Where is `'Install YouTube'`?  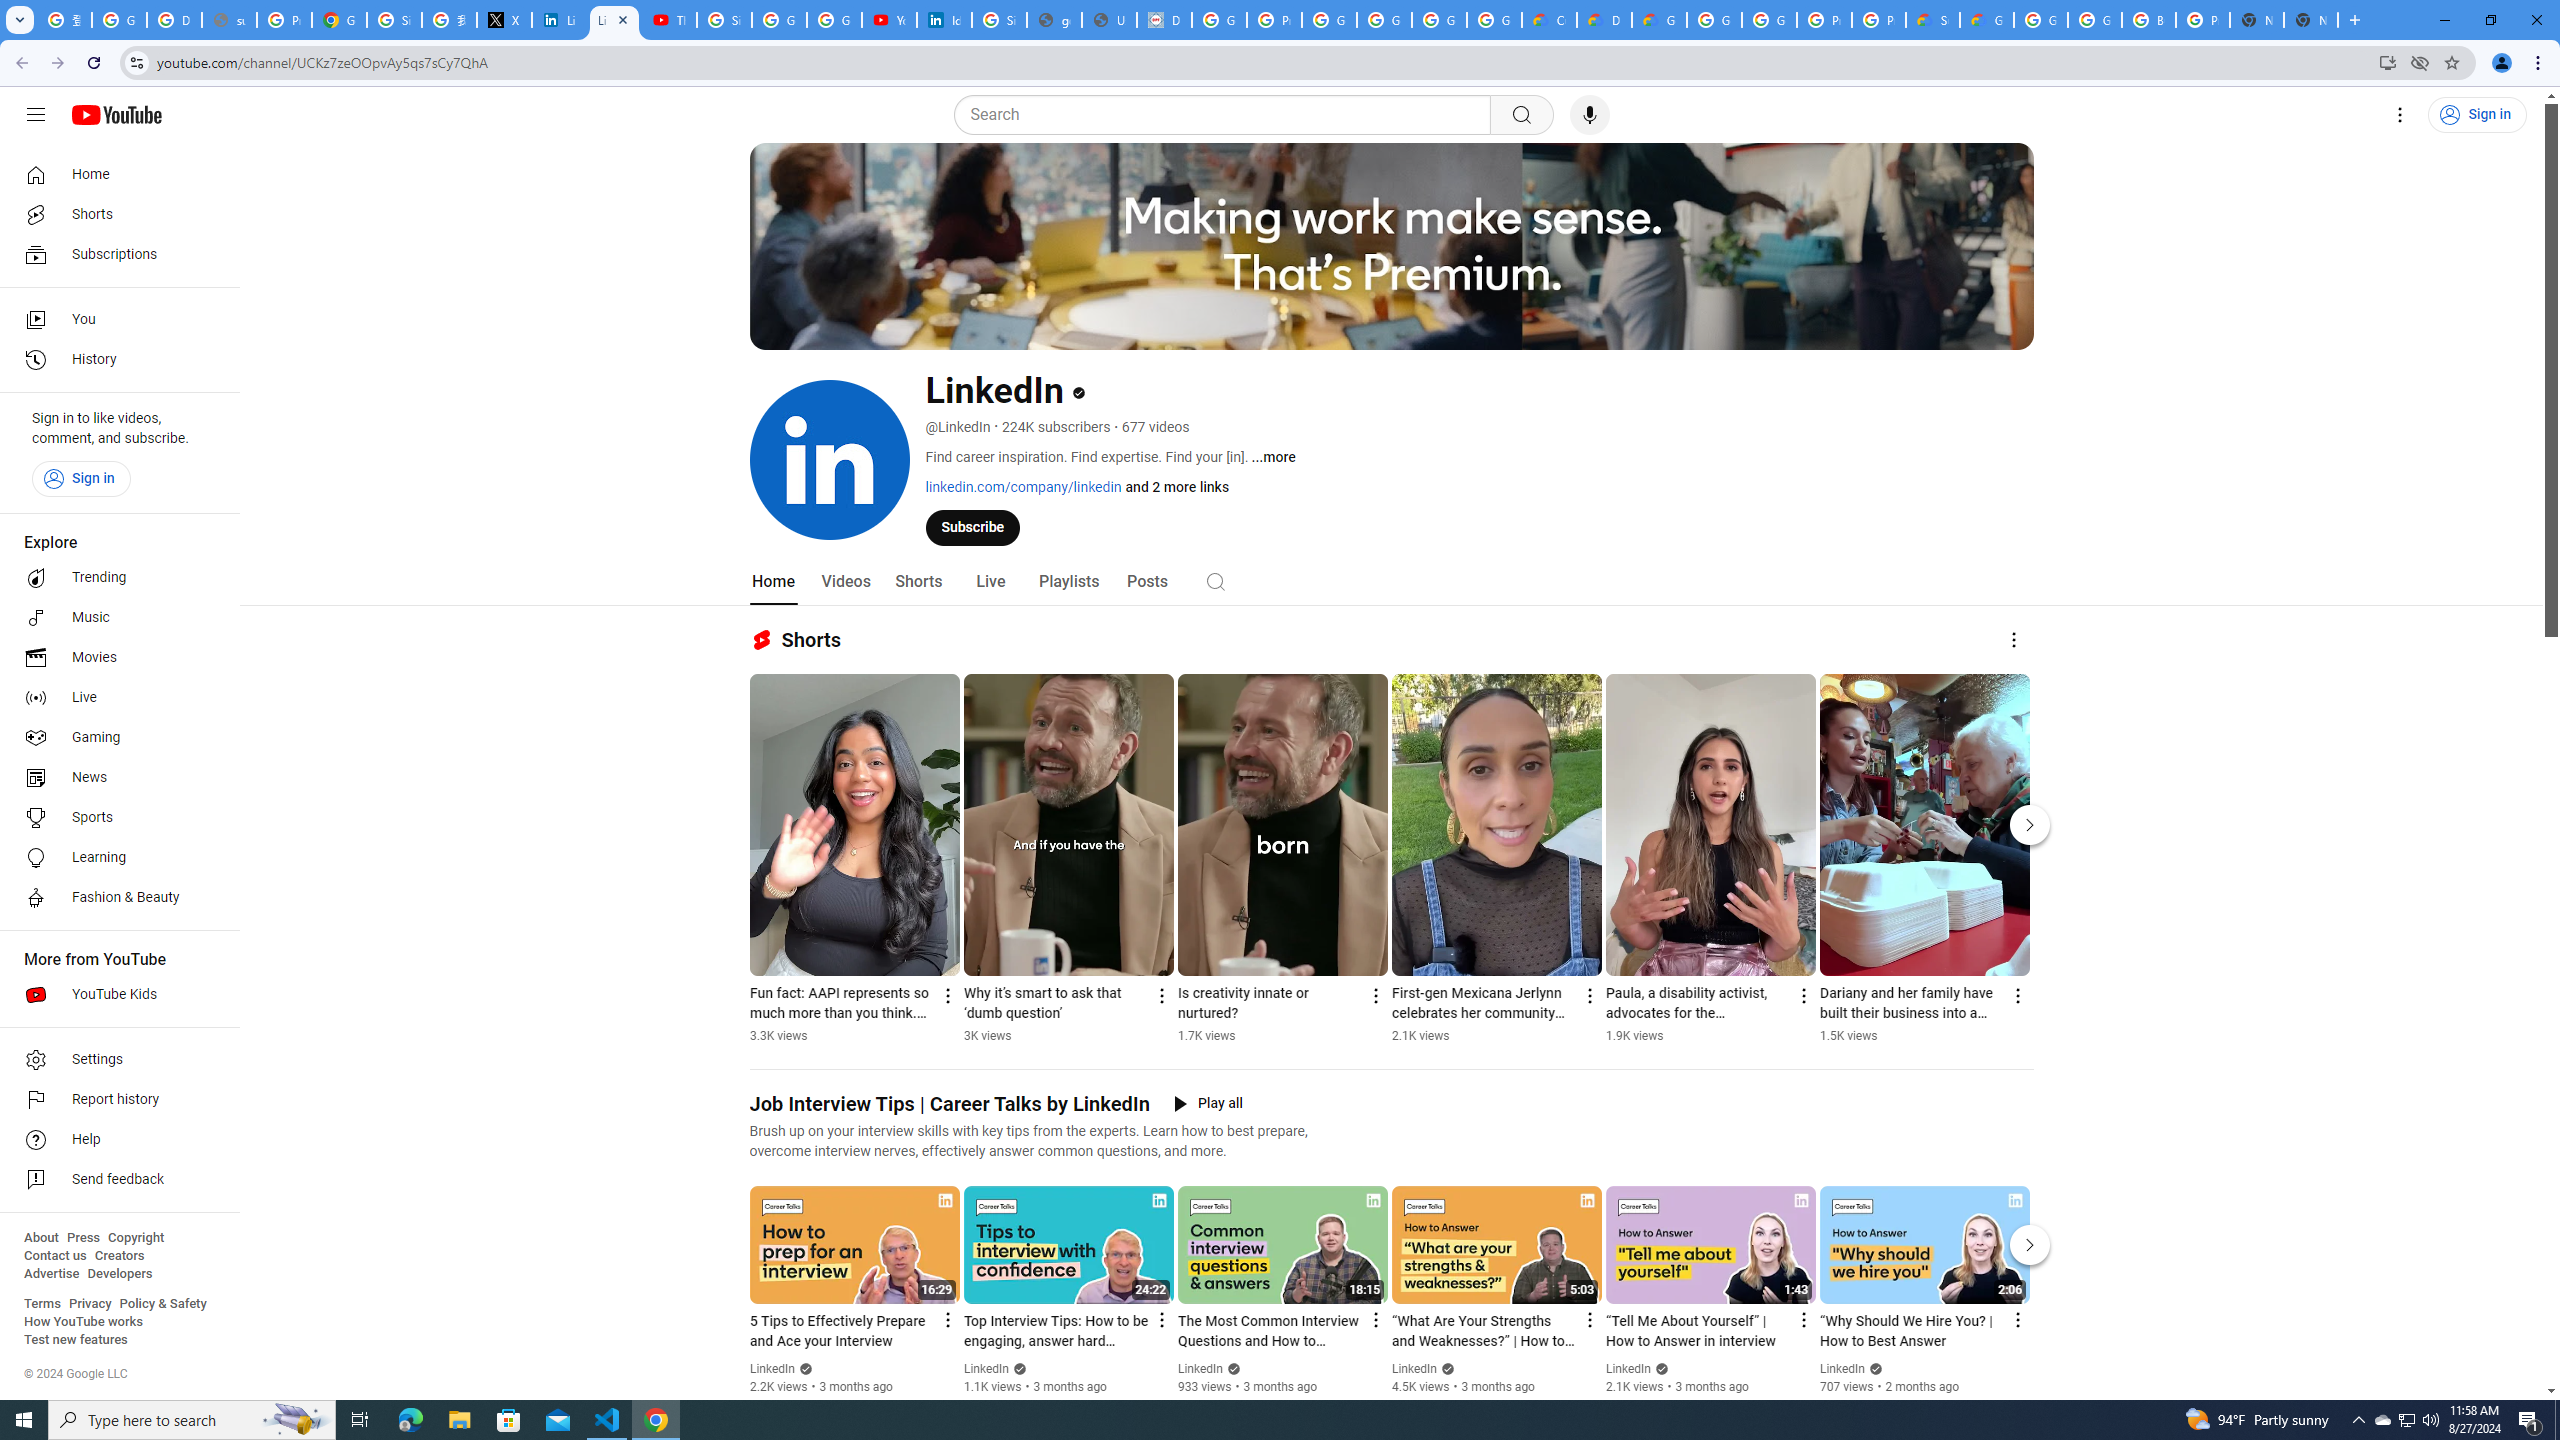
'Install YouTube' is located at coordinates (2388, 61).